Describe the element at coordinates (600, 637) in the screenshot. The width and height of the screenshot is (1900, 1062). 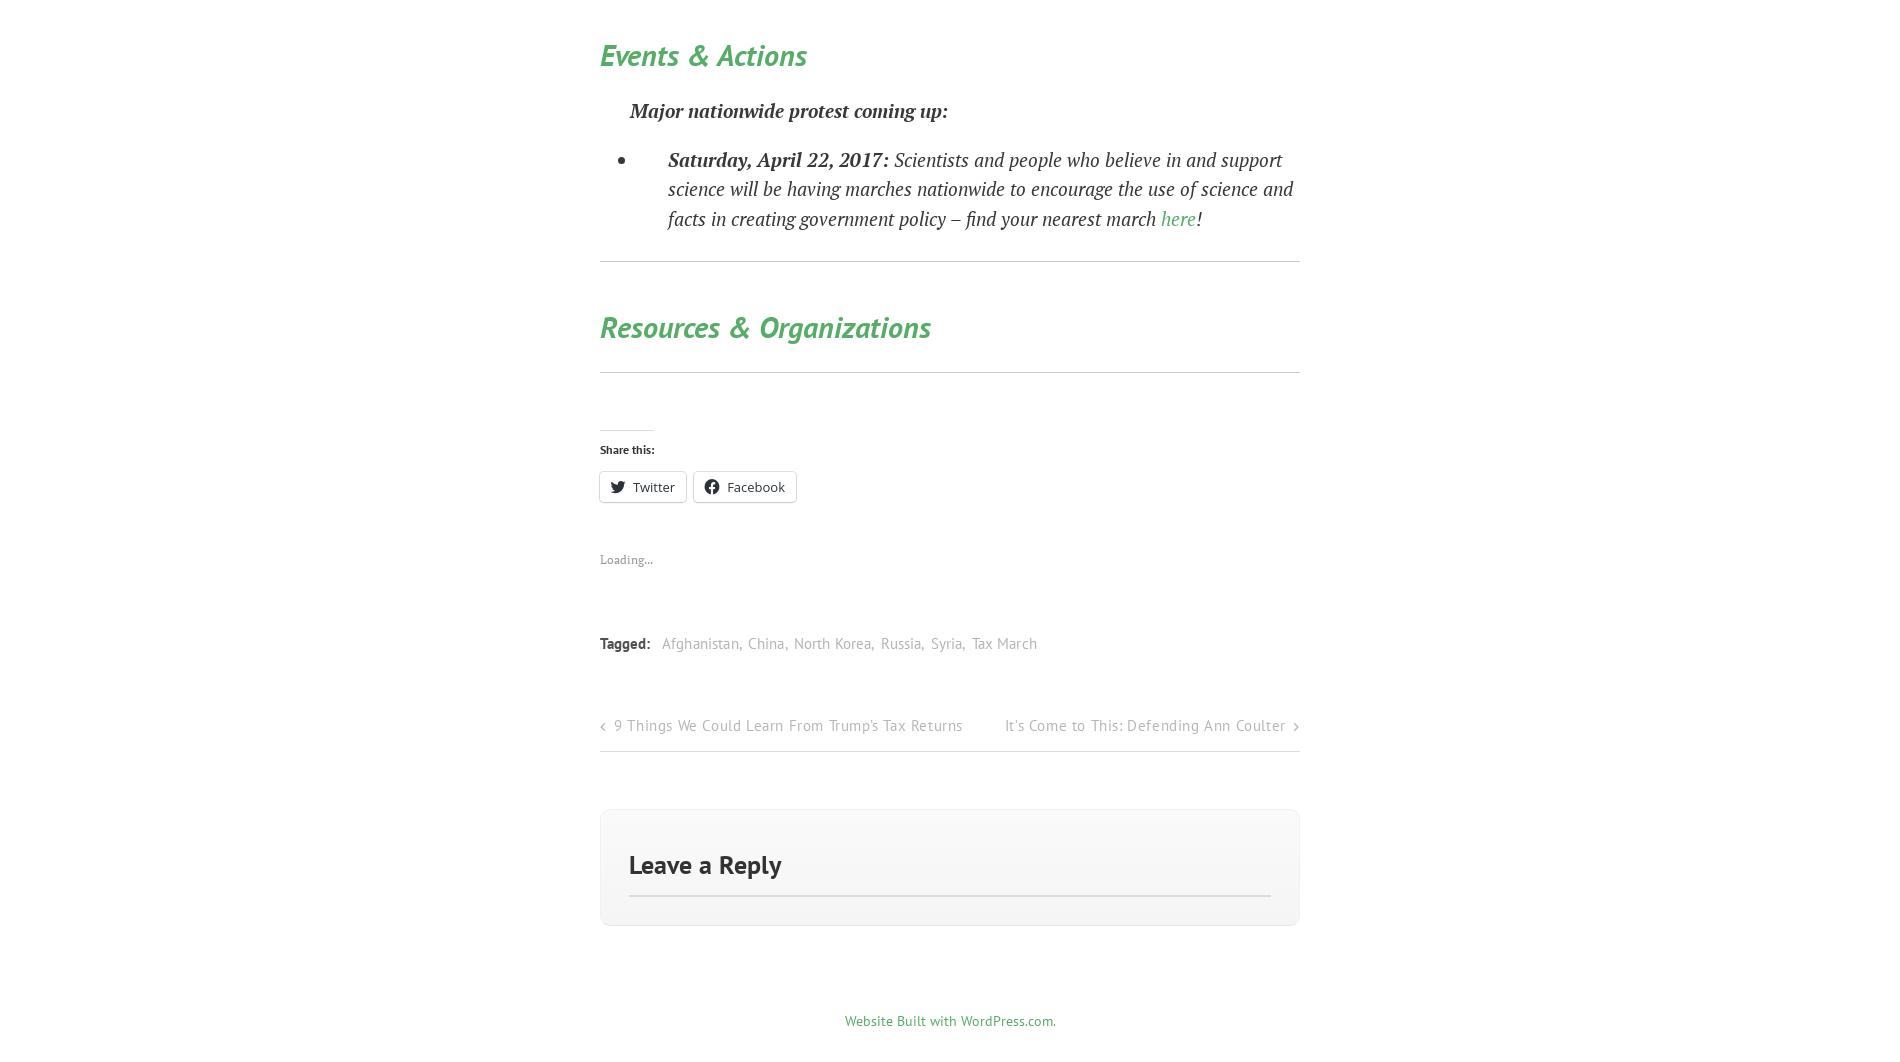
I see `'Tagged'` at that location.